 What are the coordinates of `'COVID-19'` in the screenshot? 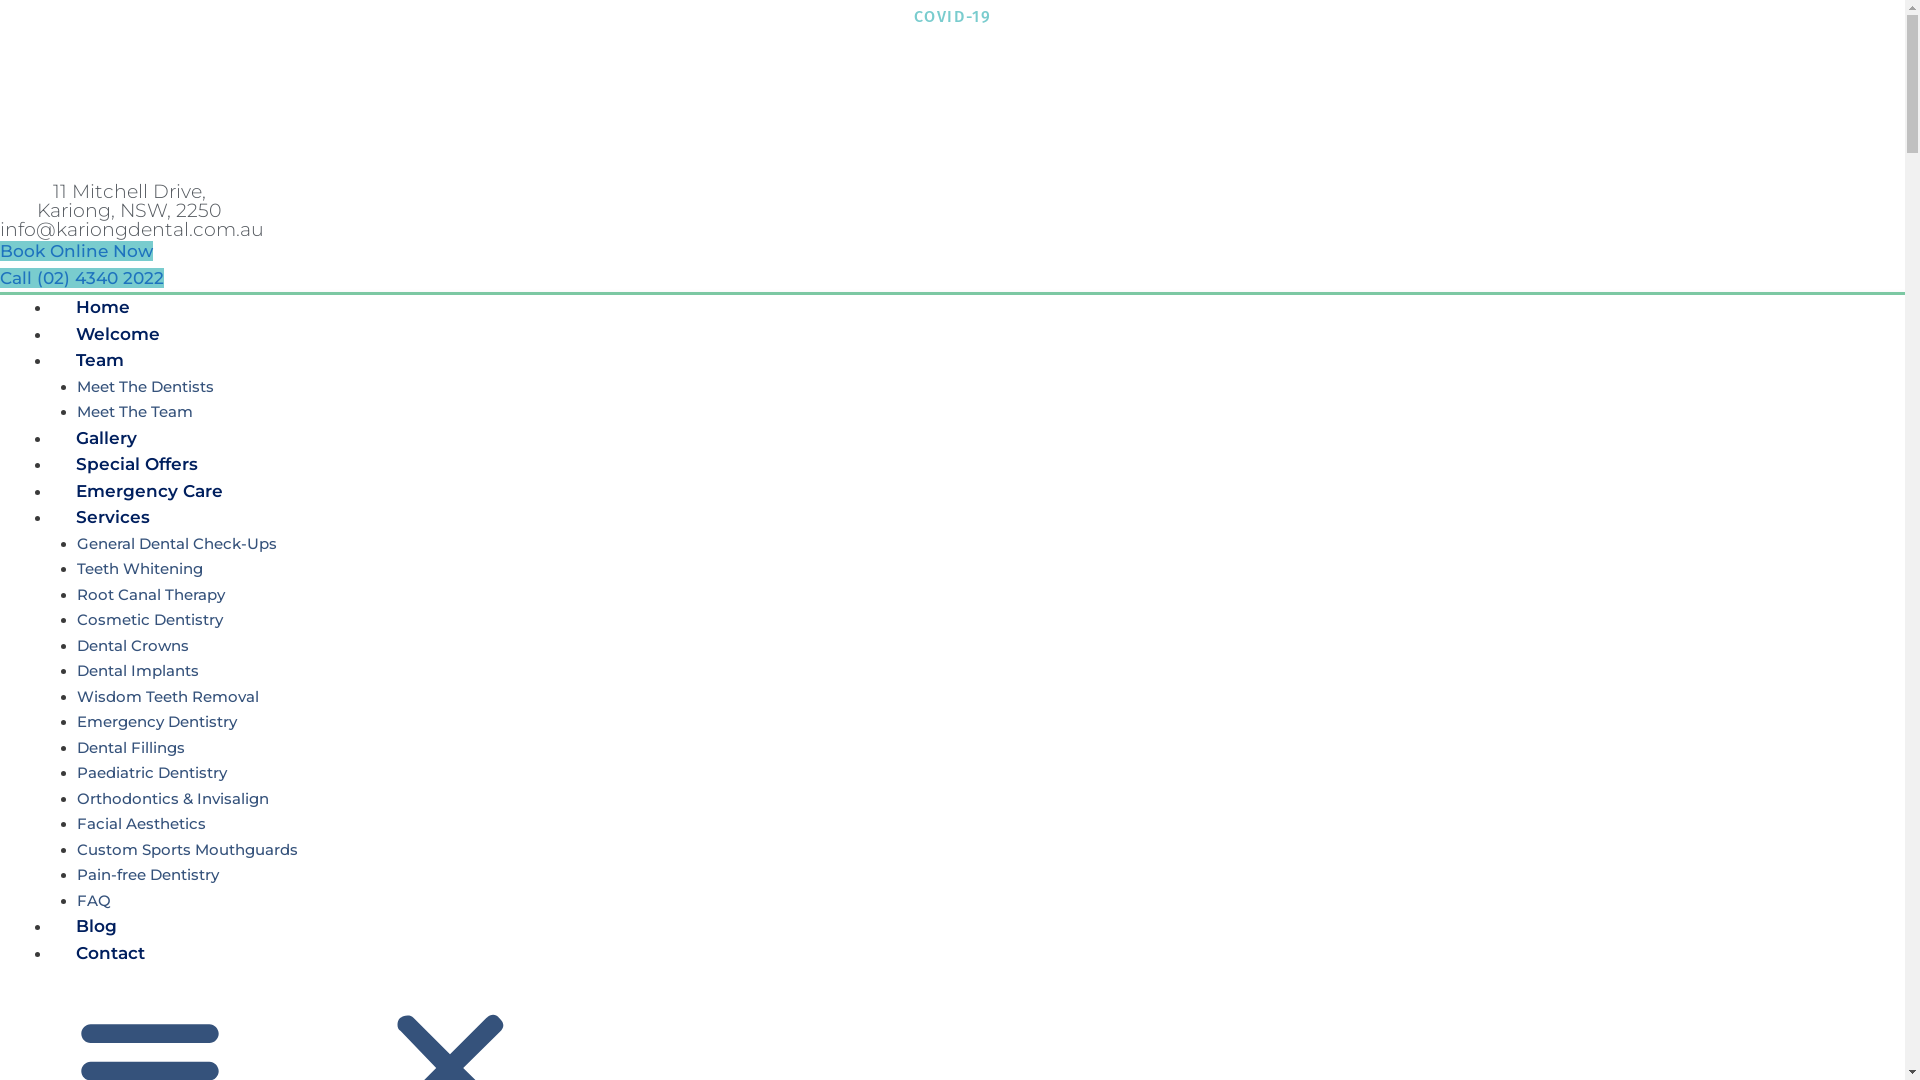 It's located at (912, 16).